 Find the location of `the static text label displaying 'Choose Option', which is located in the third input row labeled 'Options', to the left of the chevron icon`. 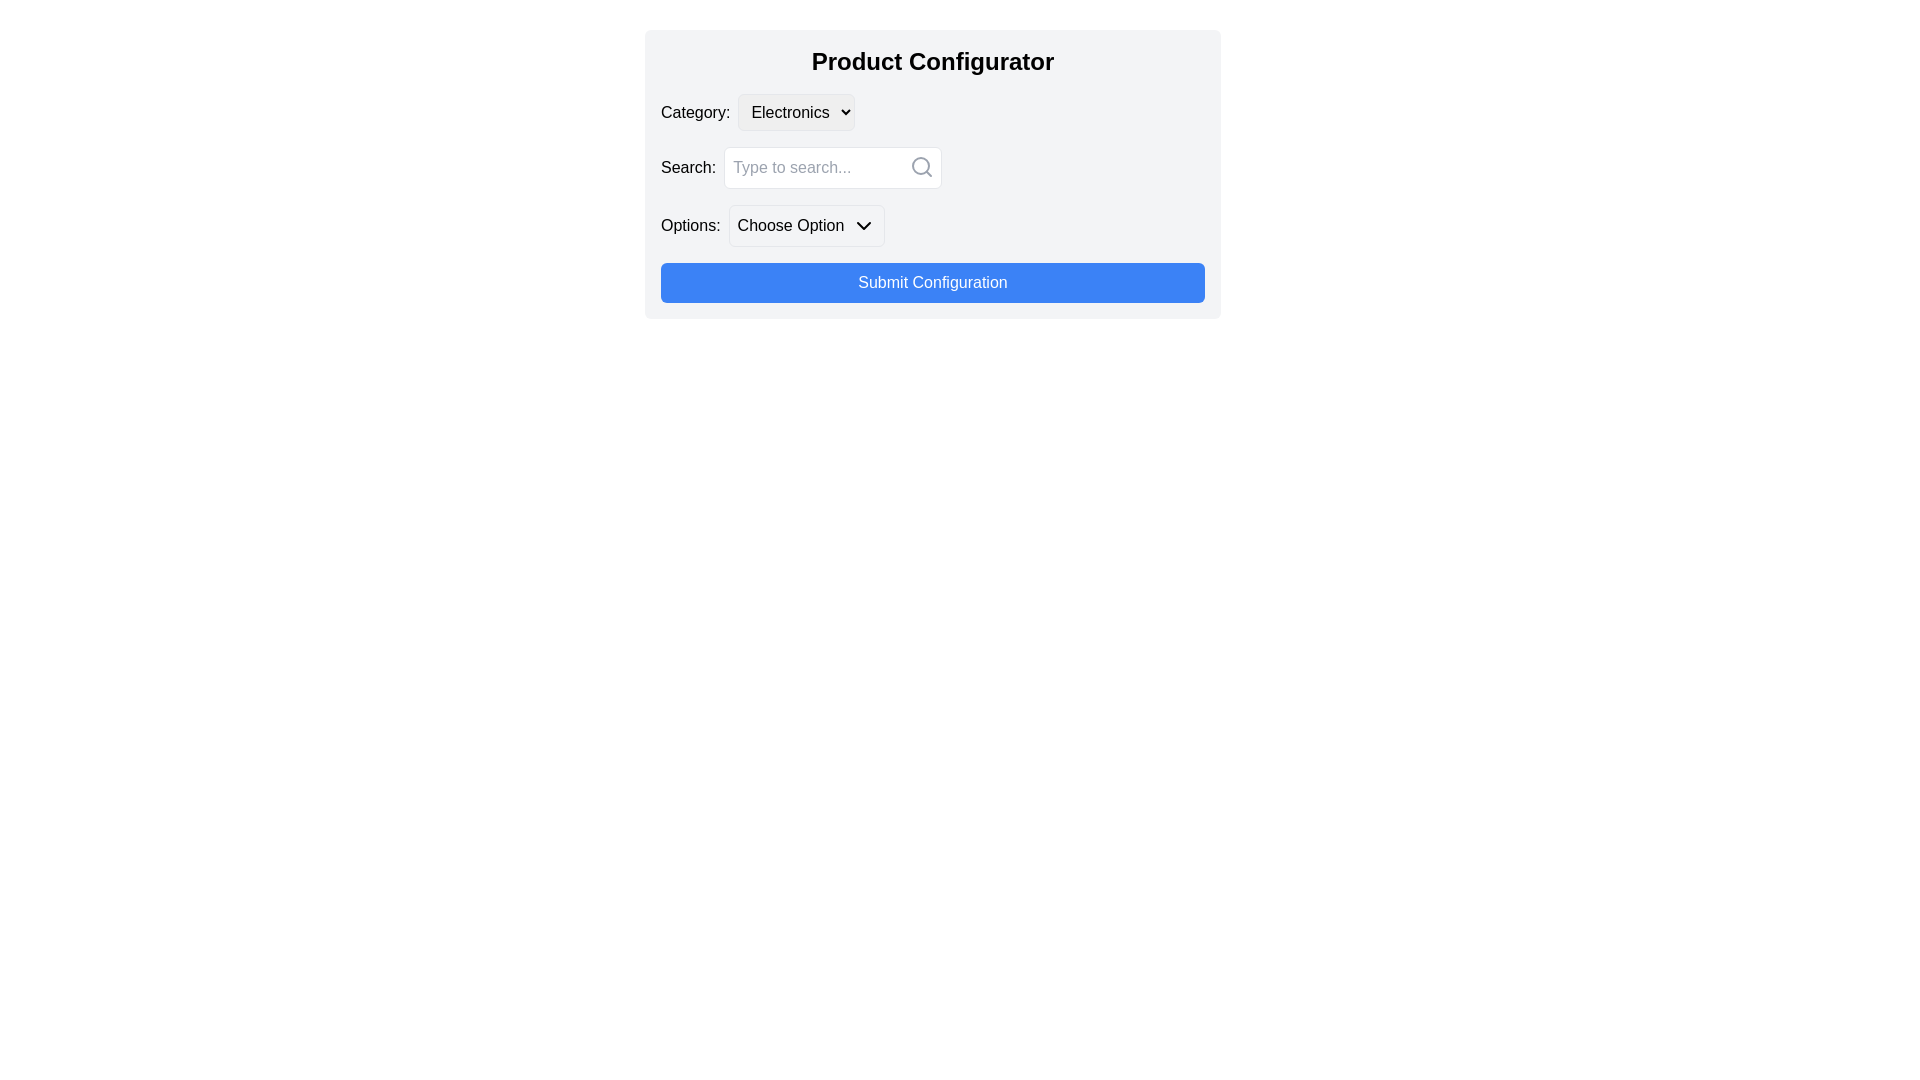

the static text label displaying 'Choose Option', which is located in the third input row labeled 'Options', to the left of the chevron icon is located at coordinates (790, 225).